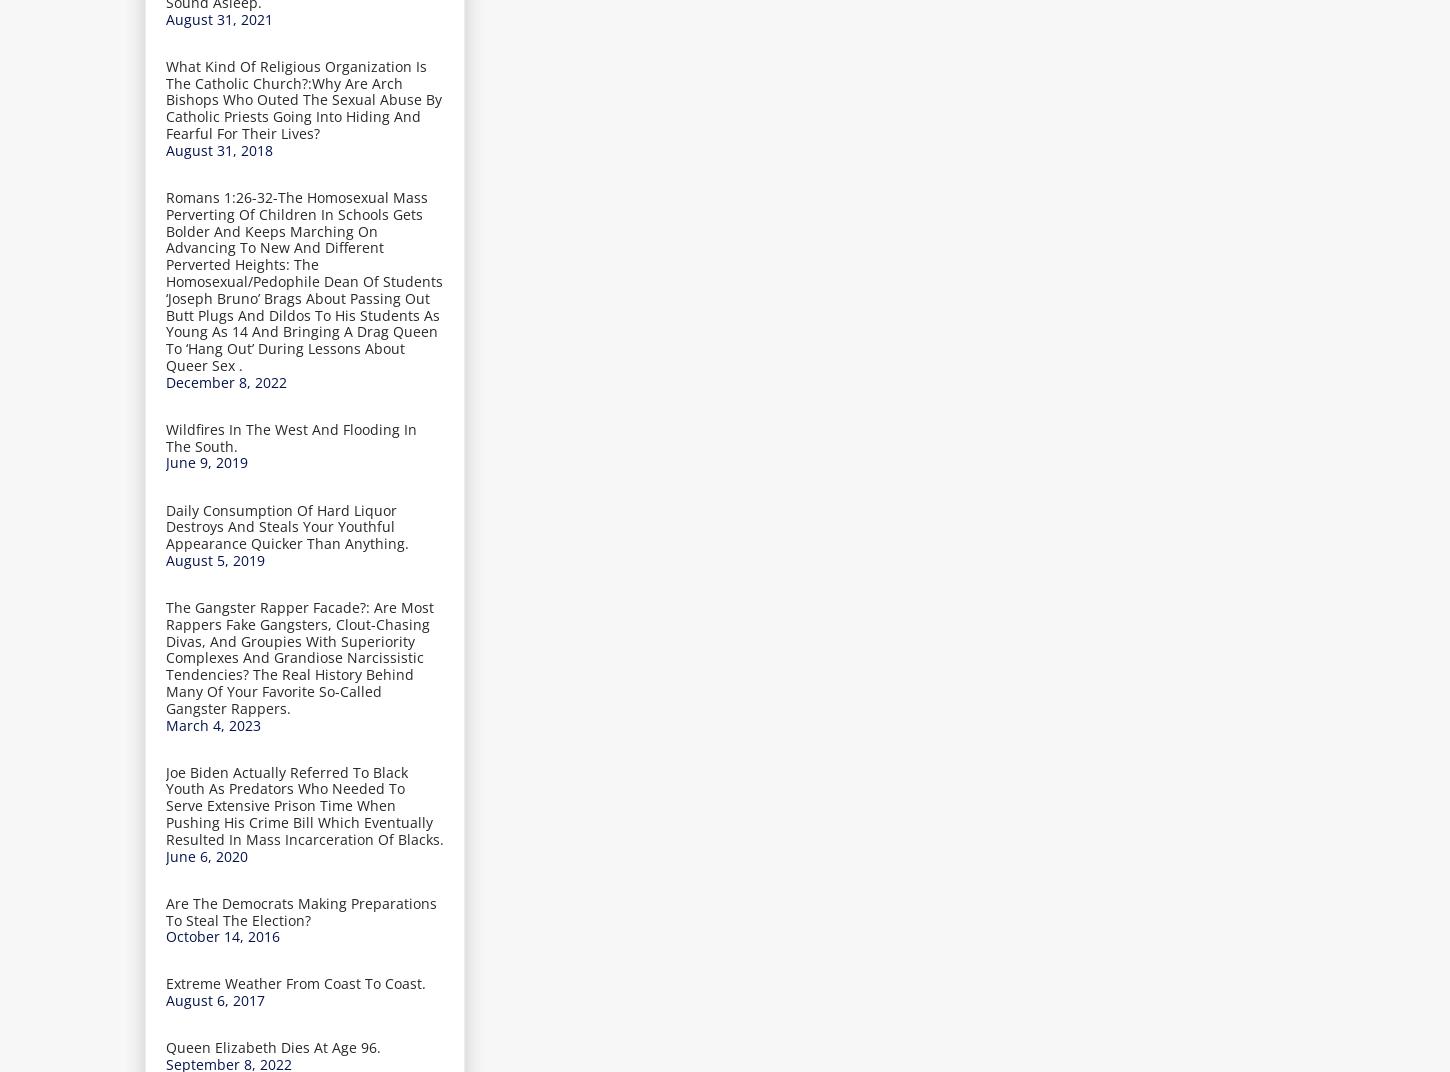 The height and width of the screenshot is (1072, 1450). What do you see at coordinates (301, 910) in the screenshot?
I see `'Are The Democrats Making Preparations To Steal The Election?'` at bounding box center [301, 910].